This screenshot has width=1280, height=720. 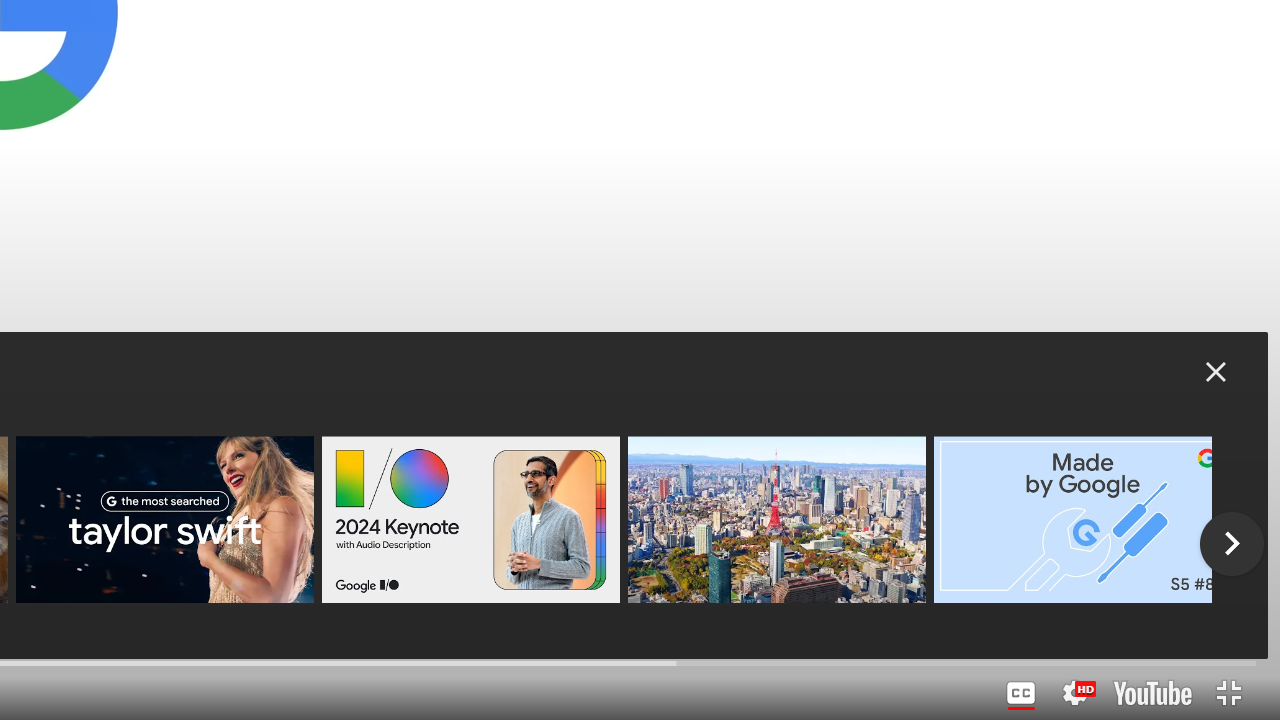 I want to click on 'Watch on YouTube', so click(x=1152, y=692).